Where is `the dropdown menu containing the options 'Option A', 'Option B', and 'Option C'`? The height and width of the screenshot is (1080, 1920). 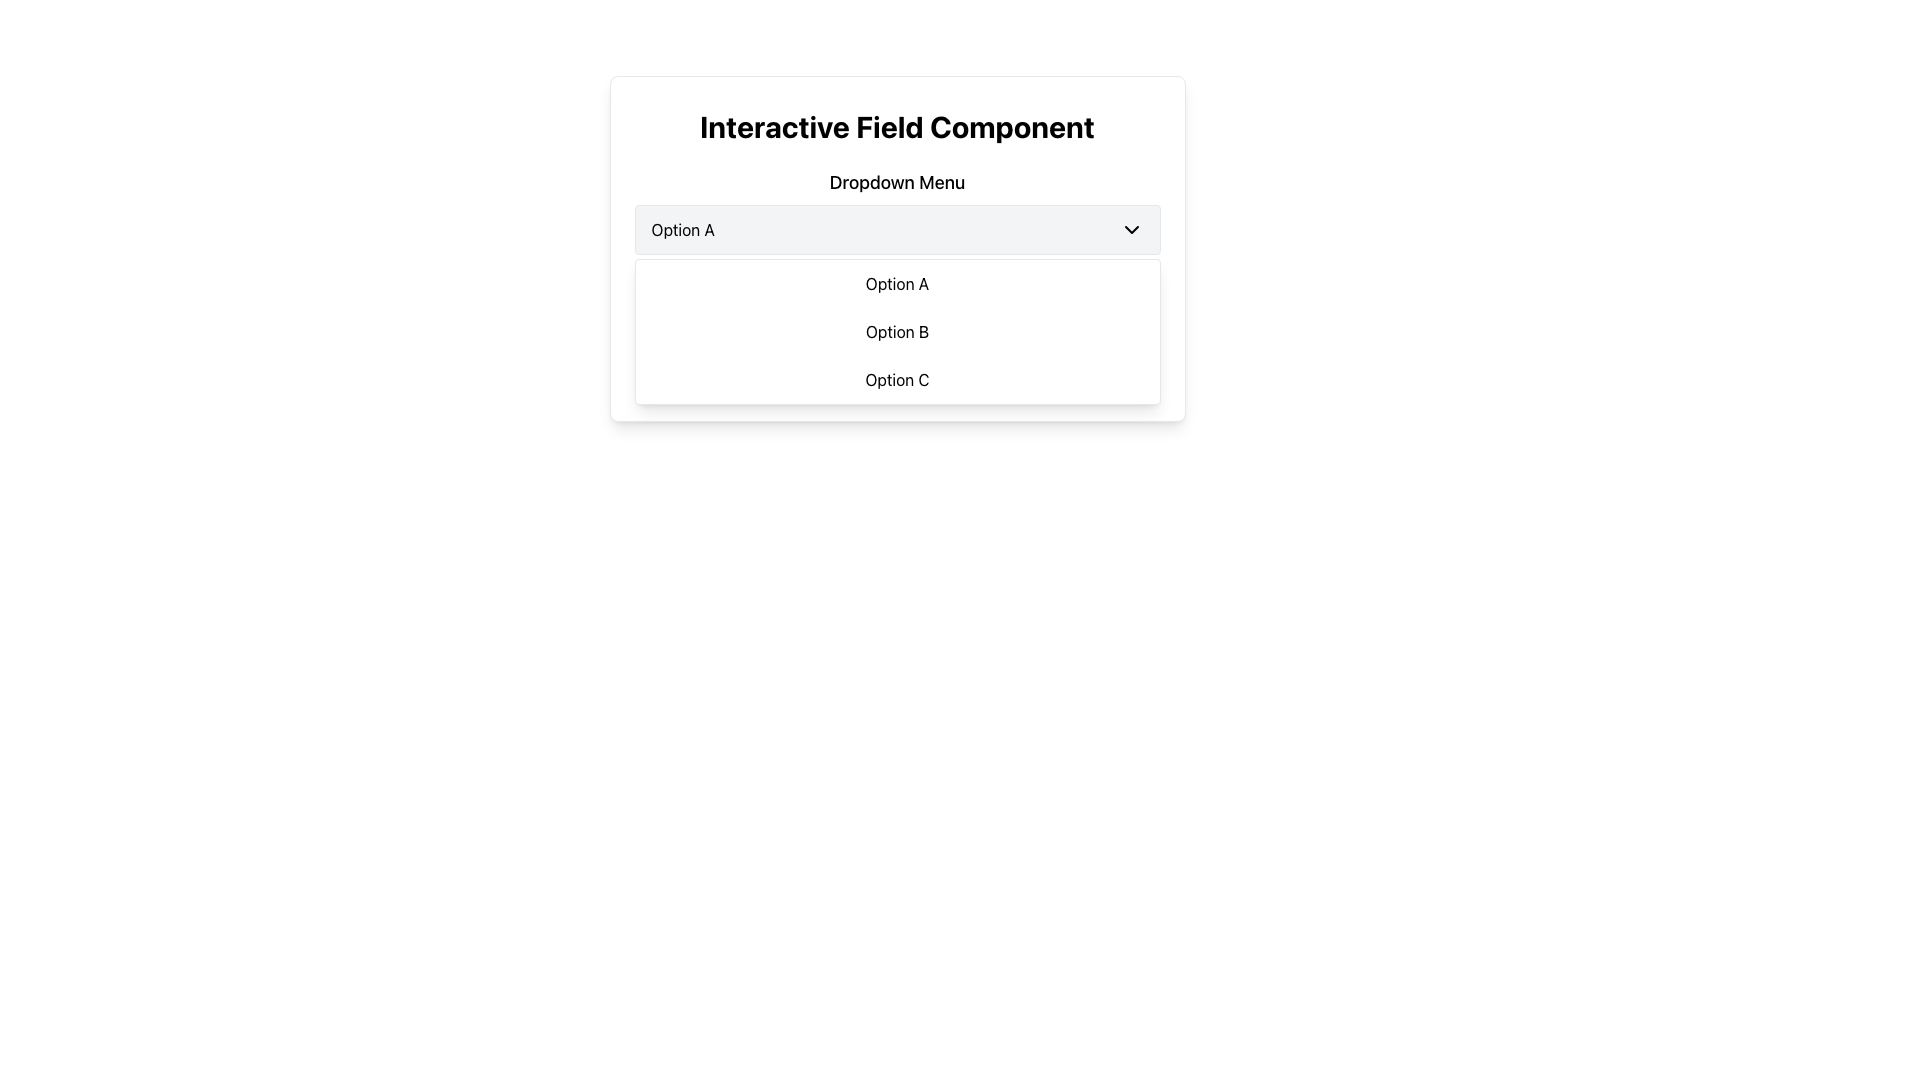 the dropdown menu containing the options 'Option A', 'Option B', and 'Option C' is located at coordinates (896, 330).